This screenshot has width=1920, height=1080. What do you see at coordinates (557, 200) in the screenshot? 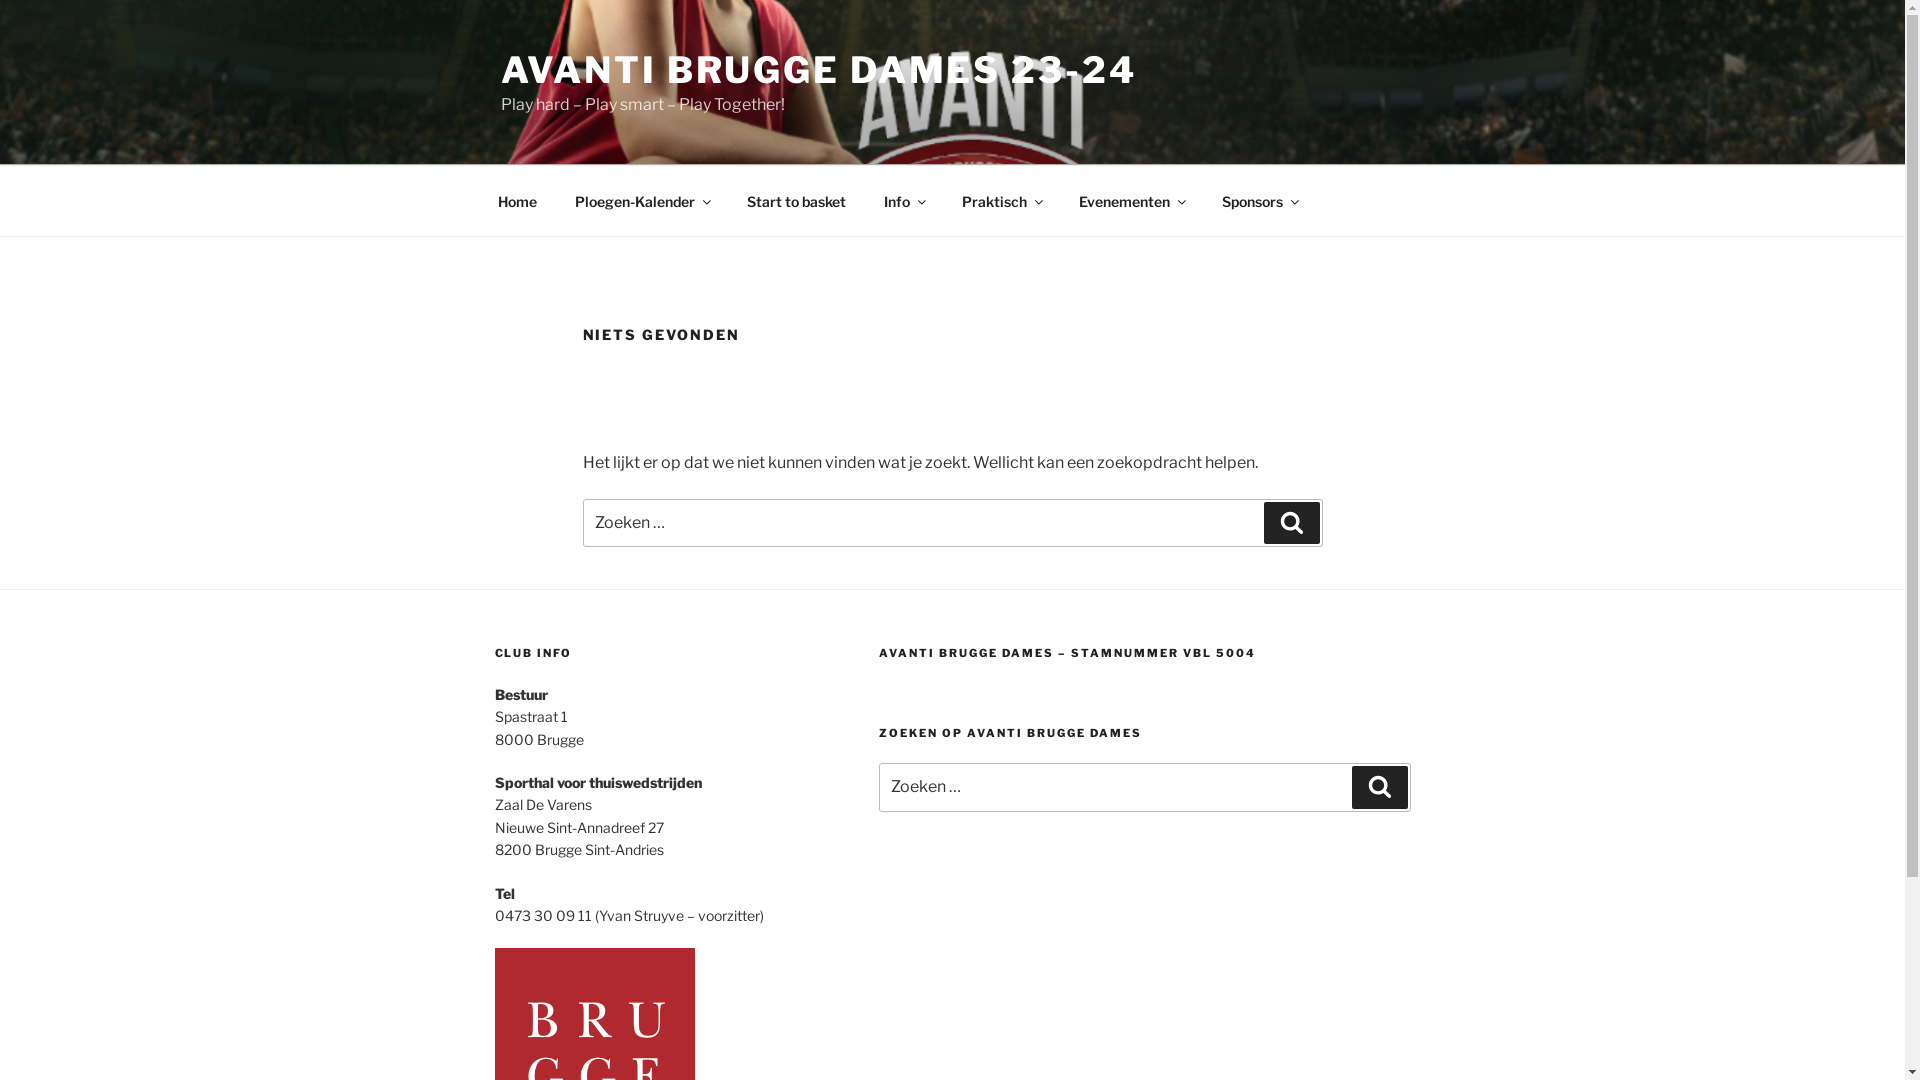
I see `'Ploegen-Kalender'` at bounding box center [557, 200].